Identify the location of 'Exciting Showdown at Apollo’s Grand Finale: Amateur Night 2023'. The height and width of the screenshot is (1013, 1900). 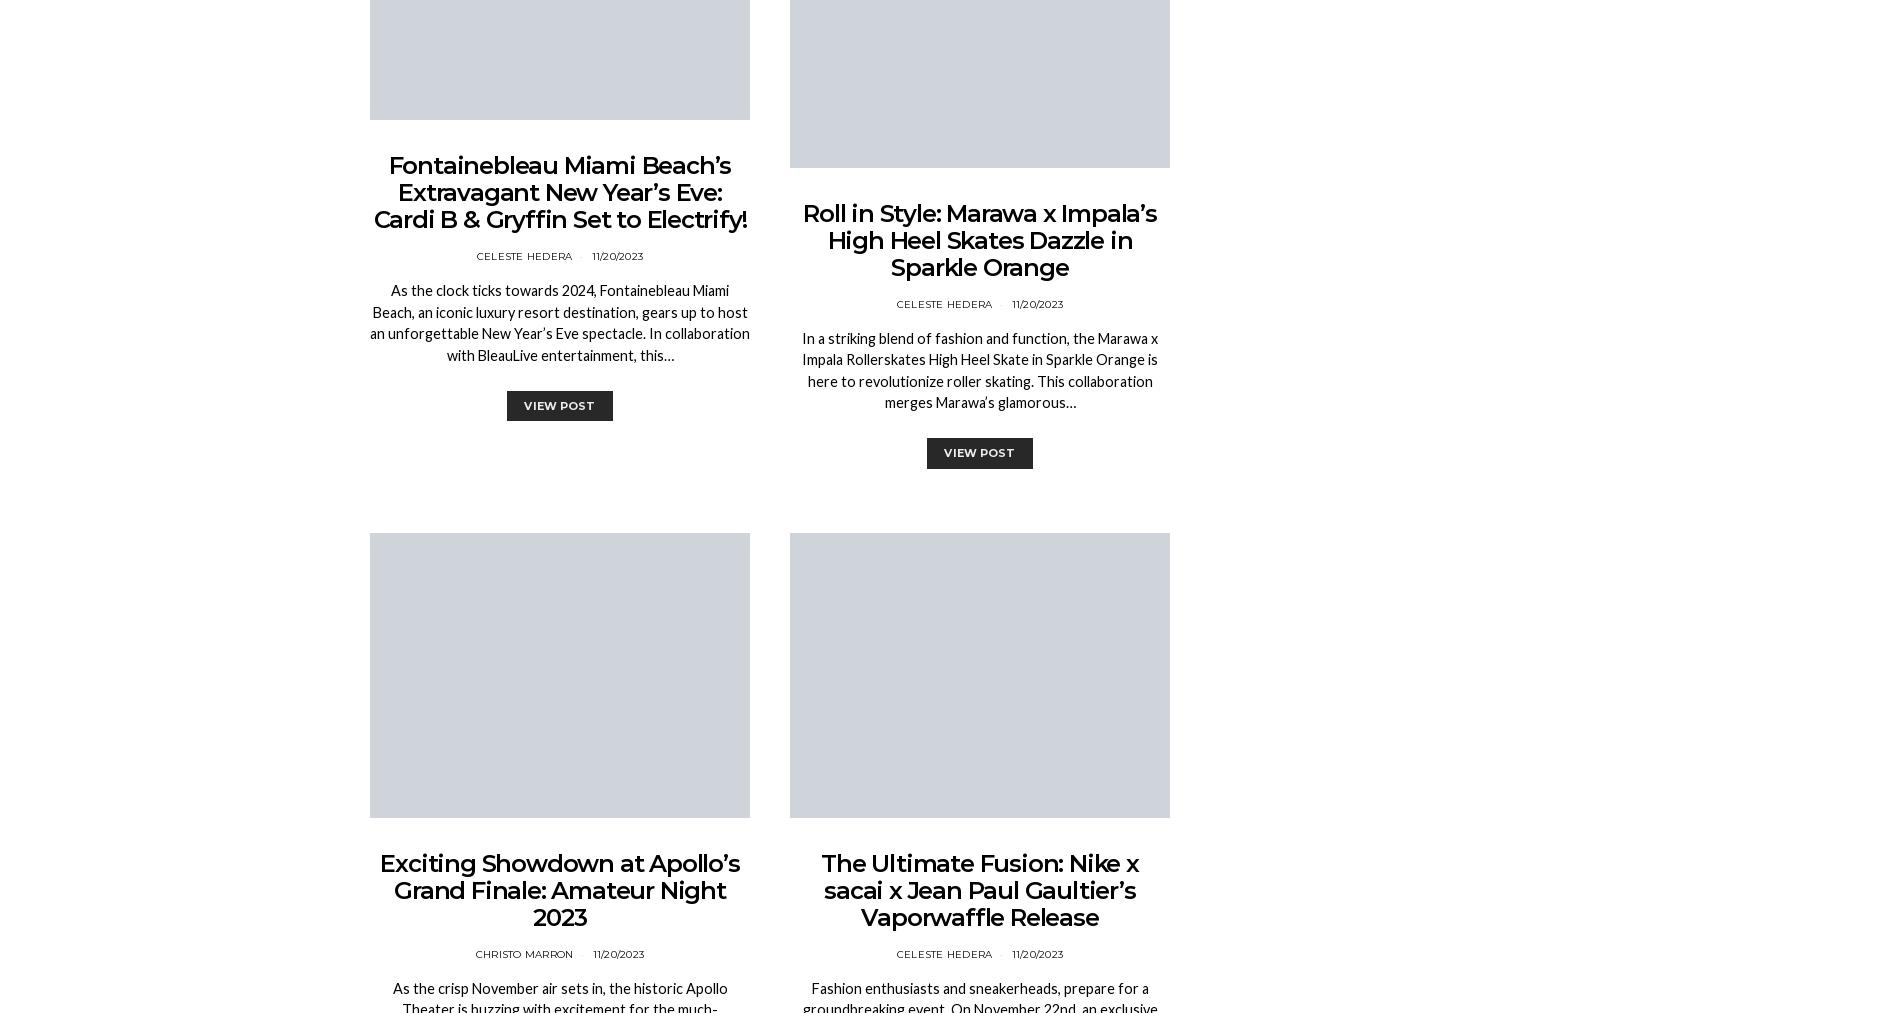
(559, 888).